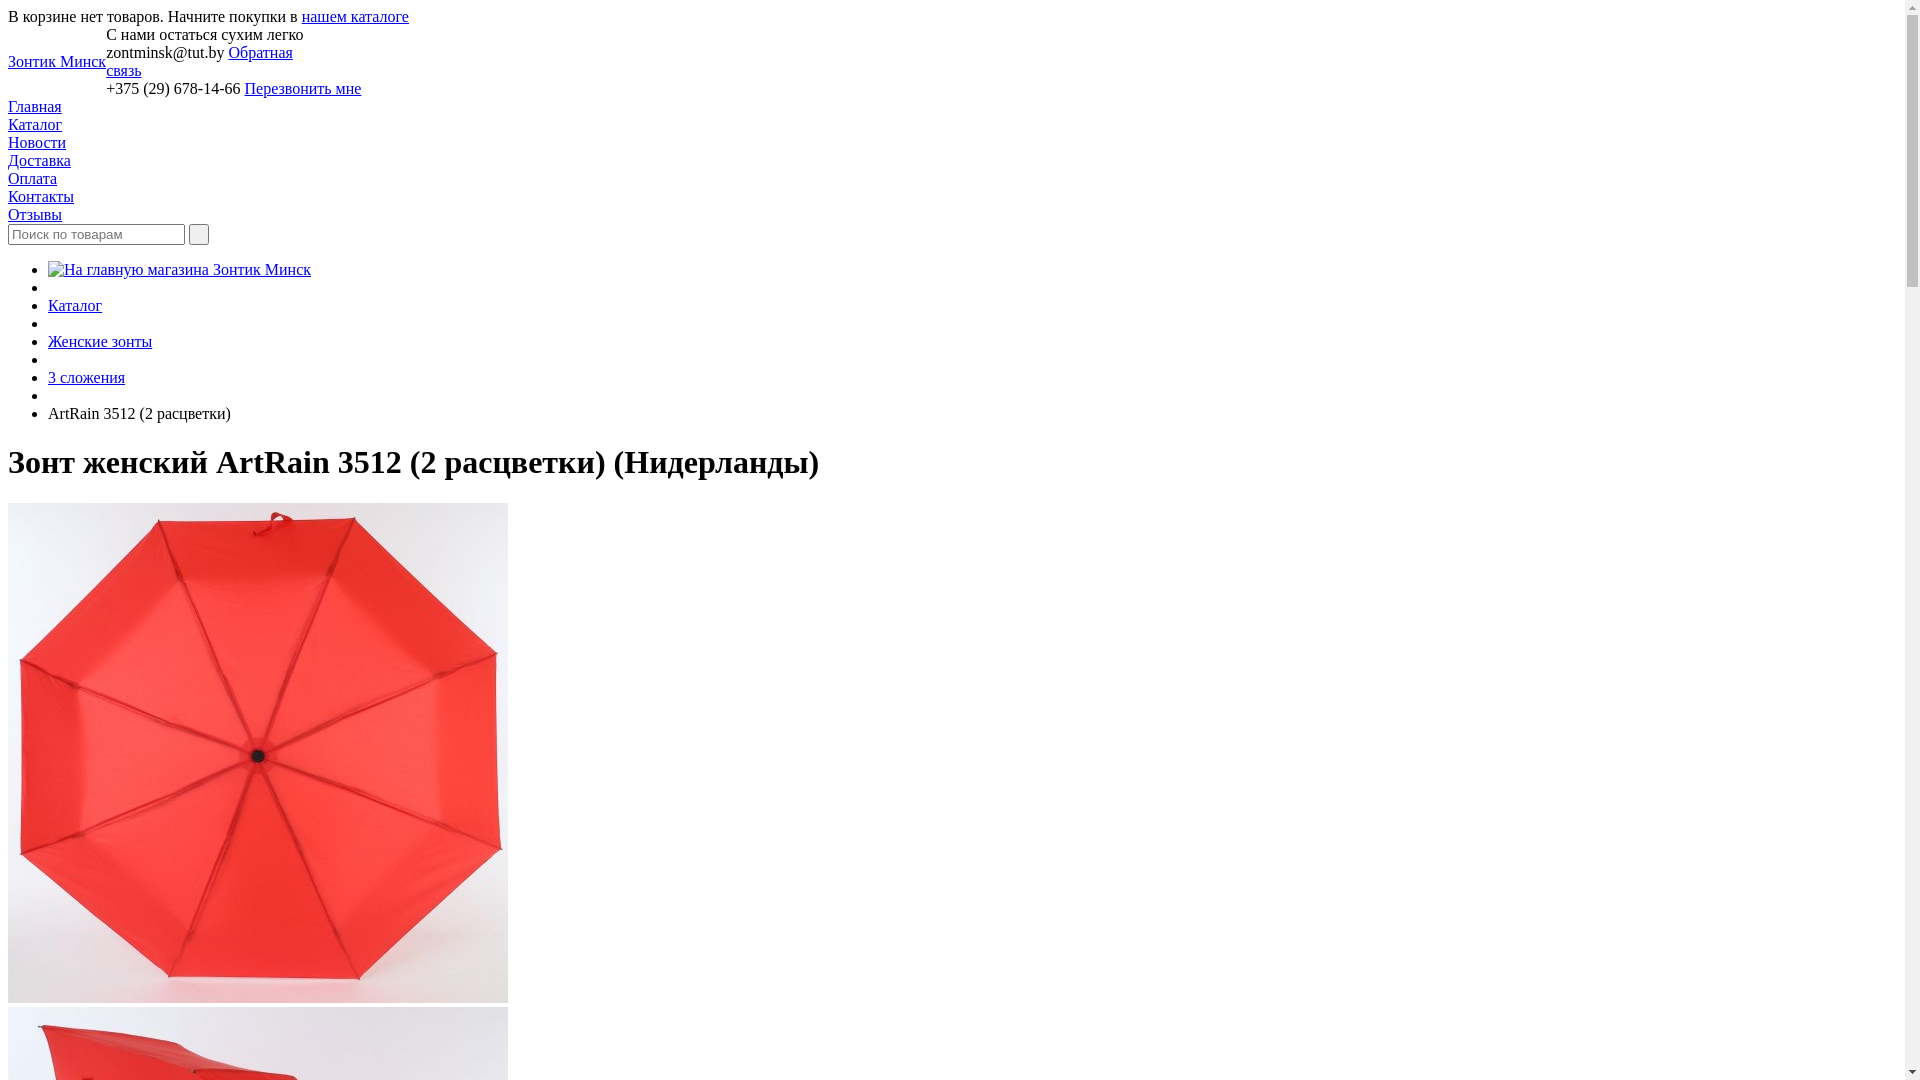 Image resolution: width=1920 pixels, height=1080 pixels. I want to click on ' ', so click(198, 233).